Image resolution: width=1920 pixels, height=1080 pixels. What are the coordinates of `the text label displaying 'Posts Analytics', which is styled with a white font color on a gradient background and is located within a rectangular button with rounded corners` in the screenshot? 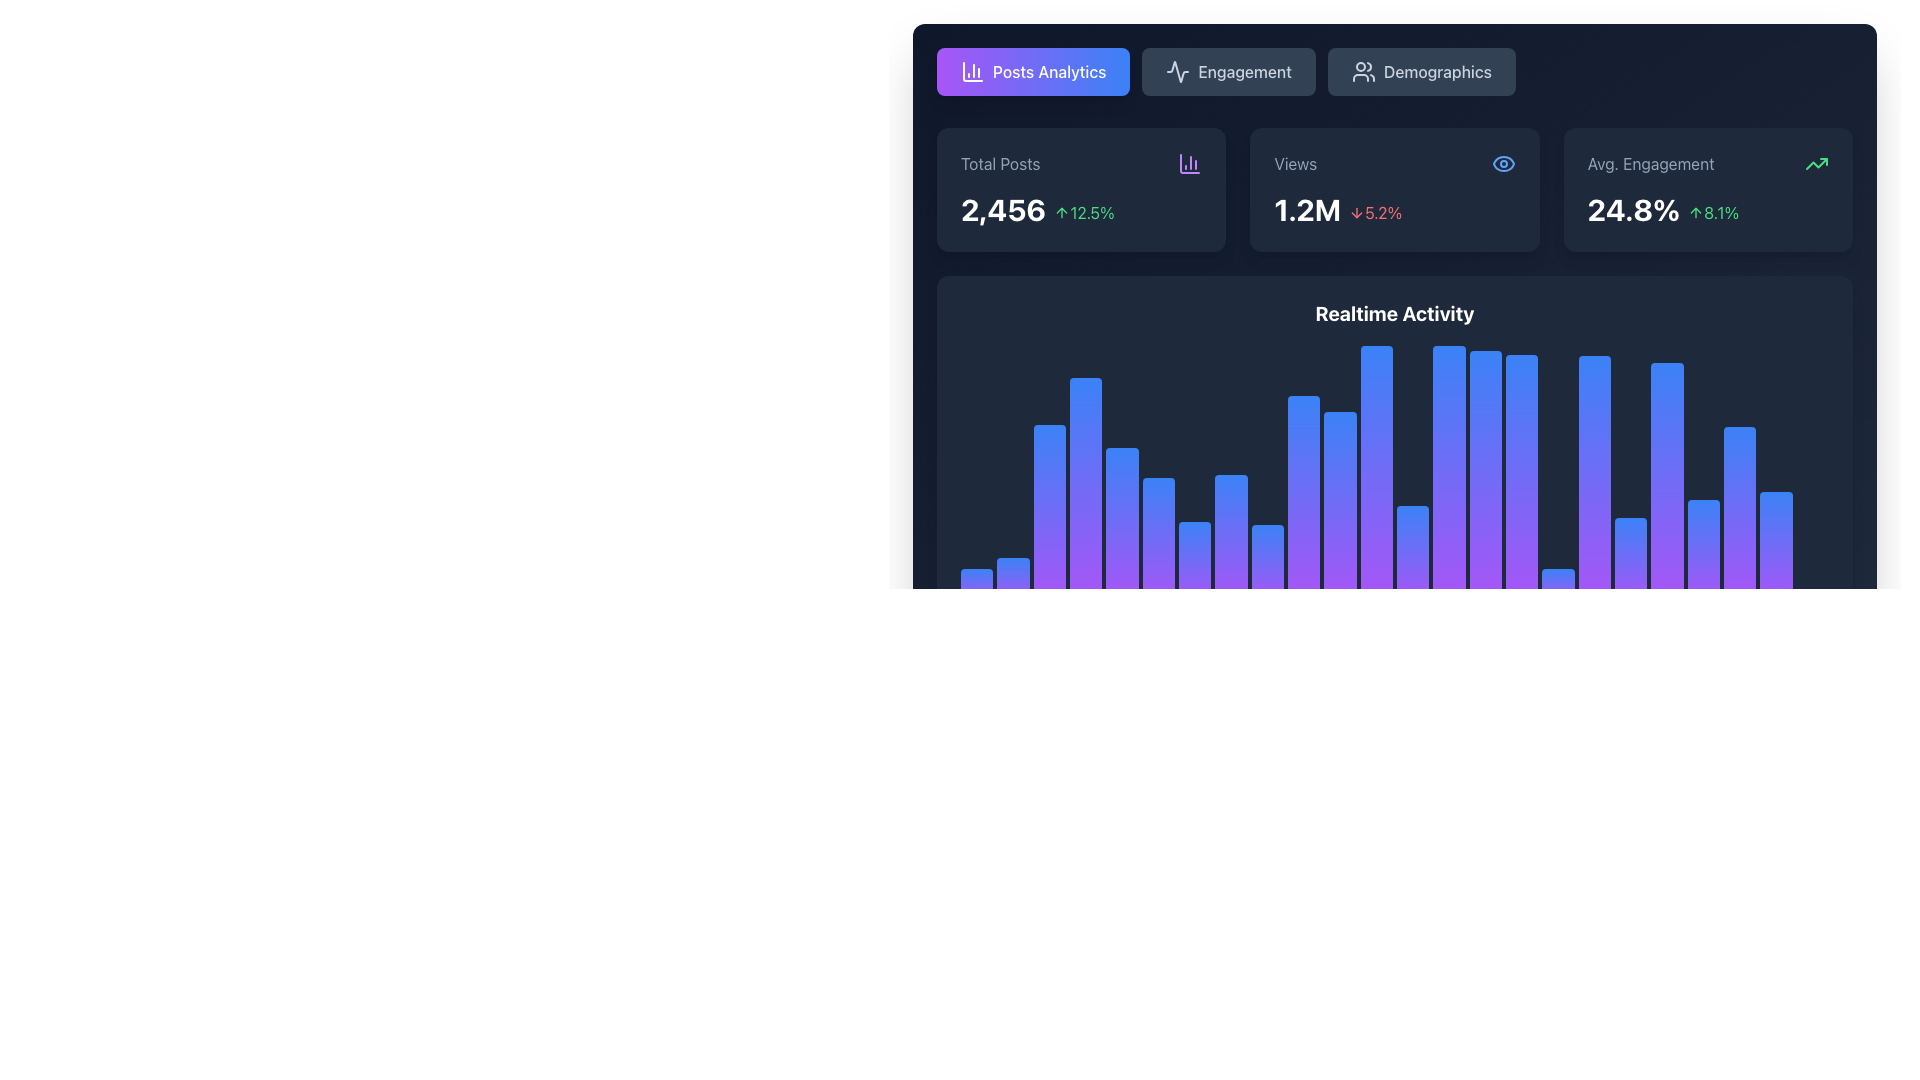 It's located at (1048, 71).